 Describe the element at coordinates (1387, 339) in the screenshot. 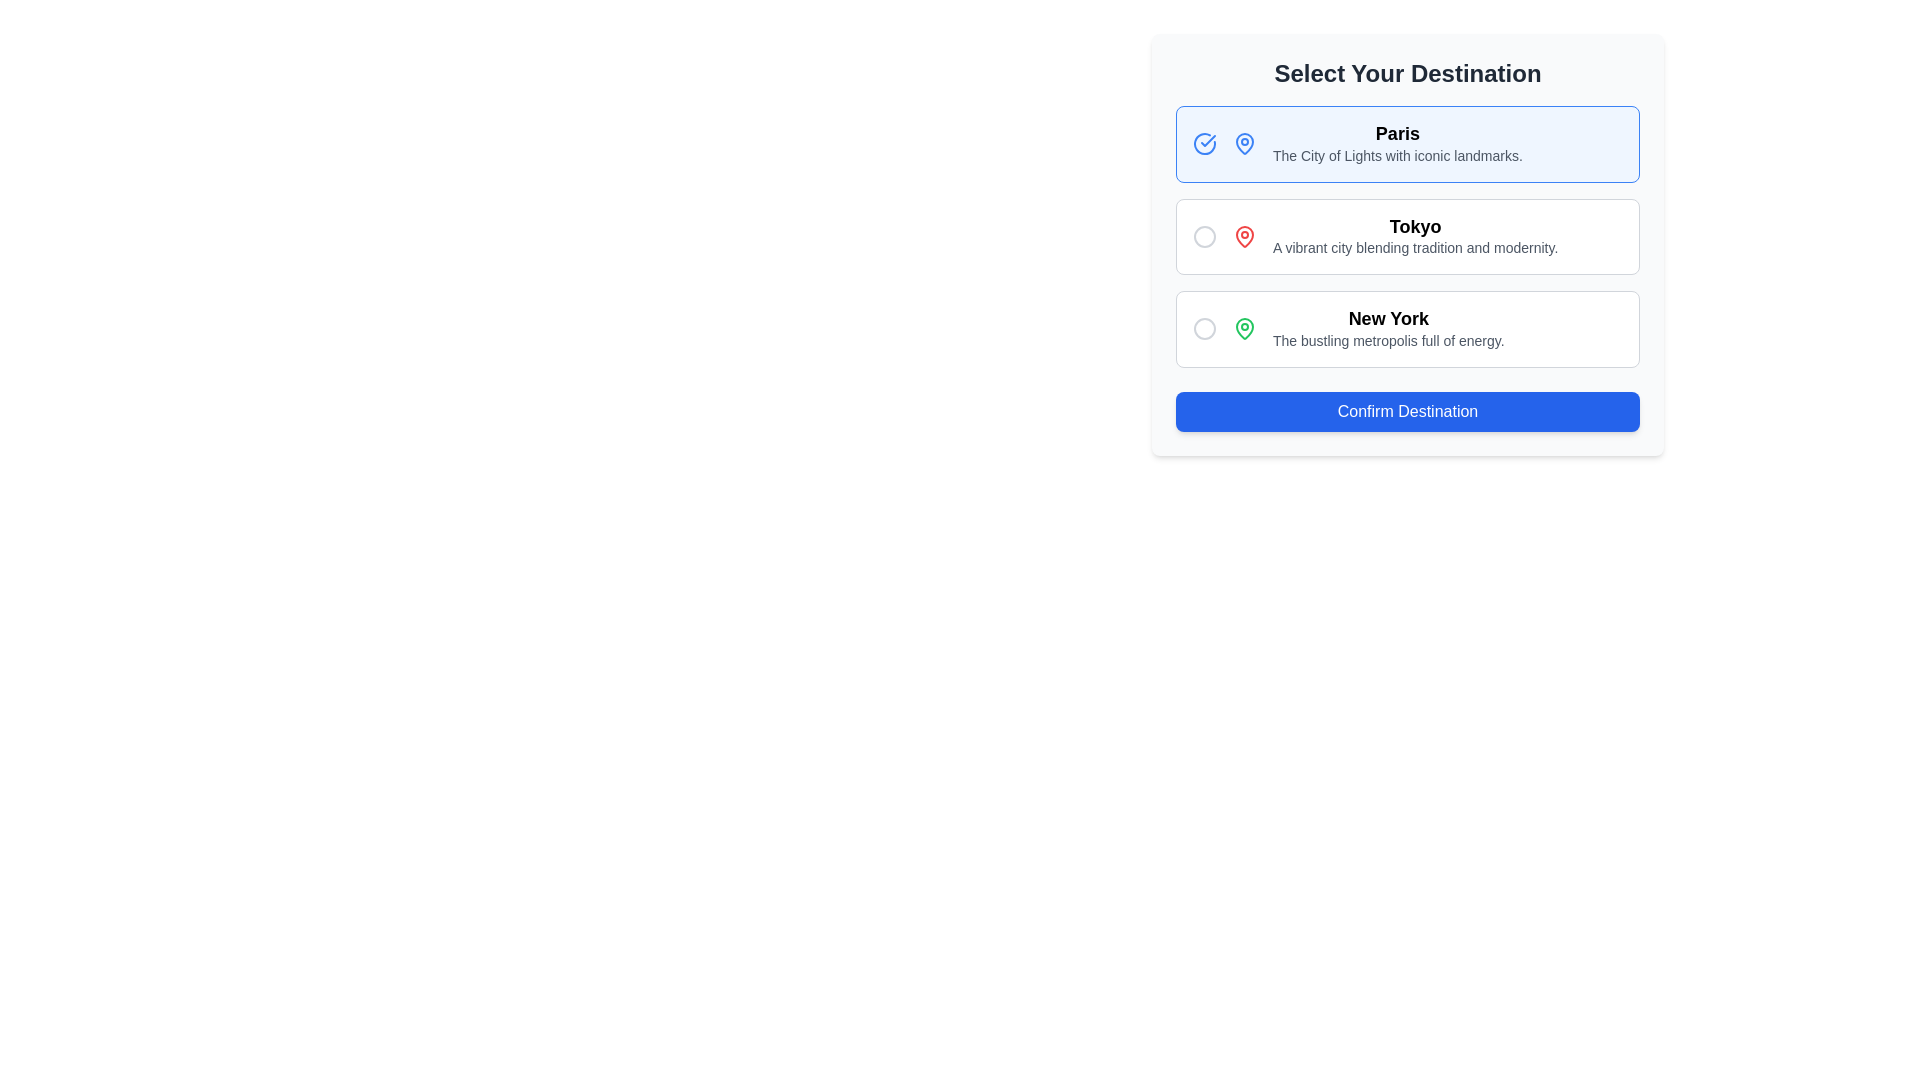

I see `the text element reading 'The bustling metropolis full of energy.' which is styled in a small gray font and located below the title 'New York' in the 'Select Your Destination' interface` at that location.